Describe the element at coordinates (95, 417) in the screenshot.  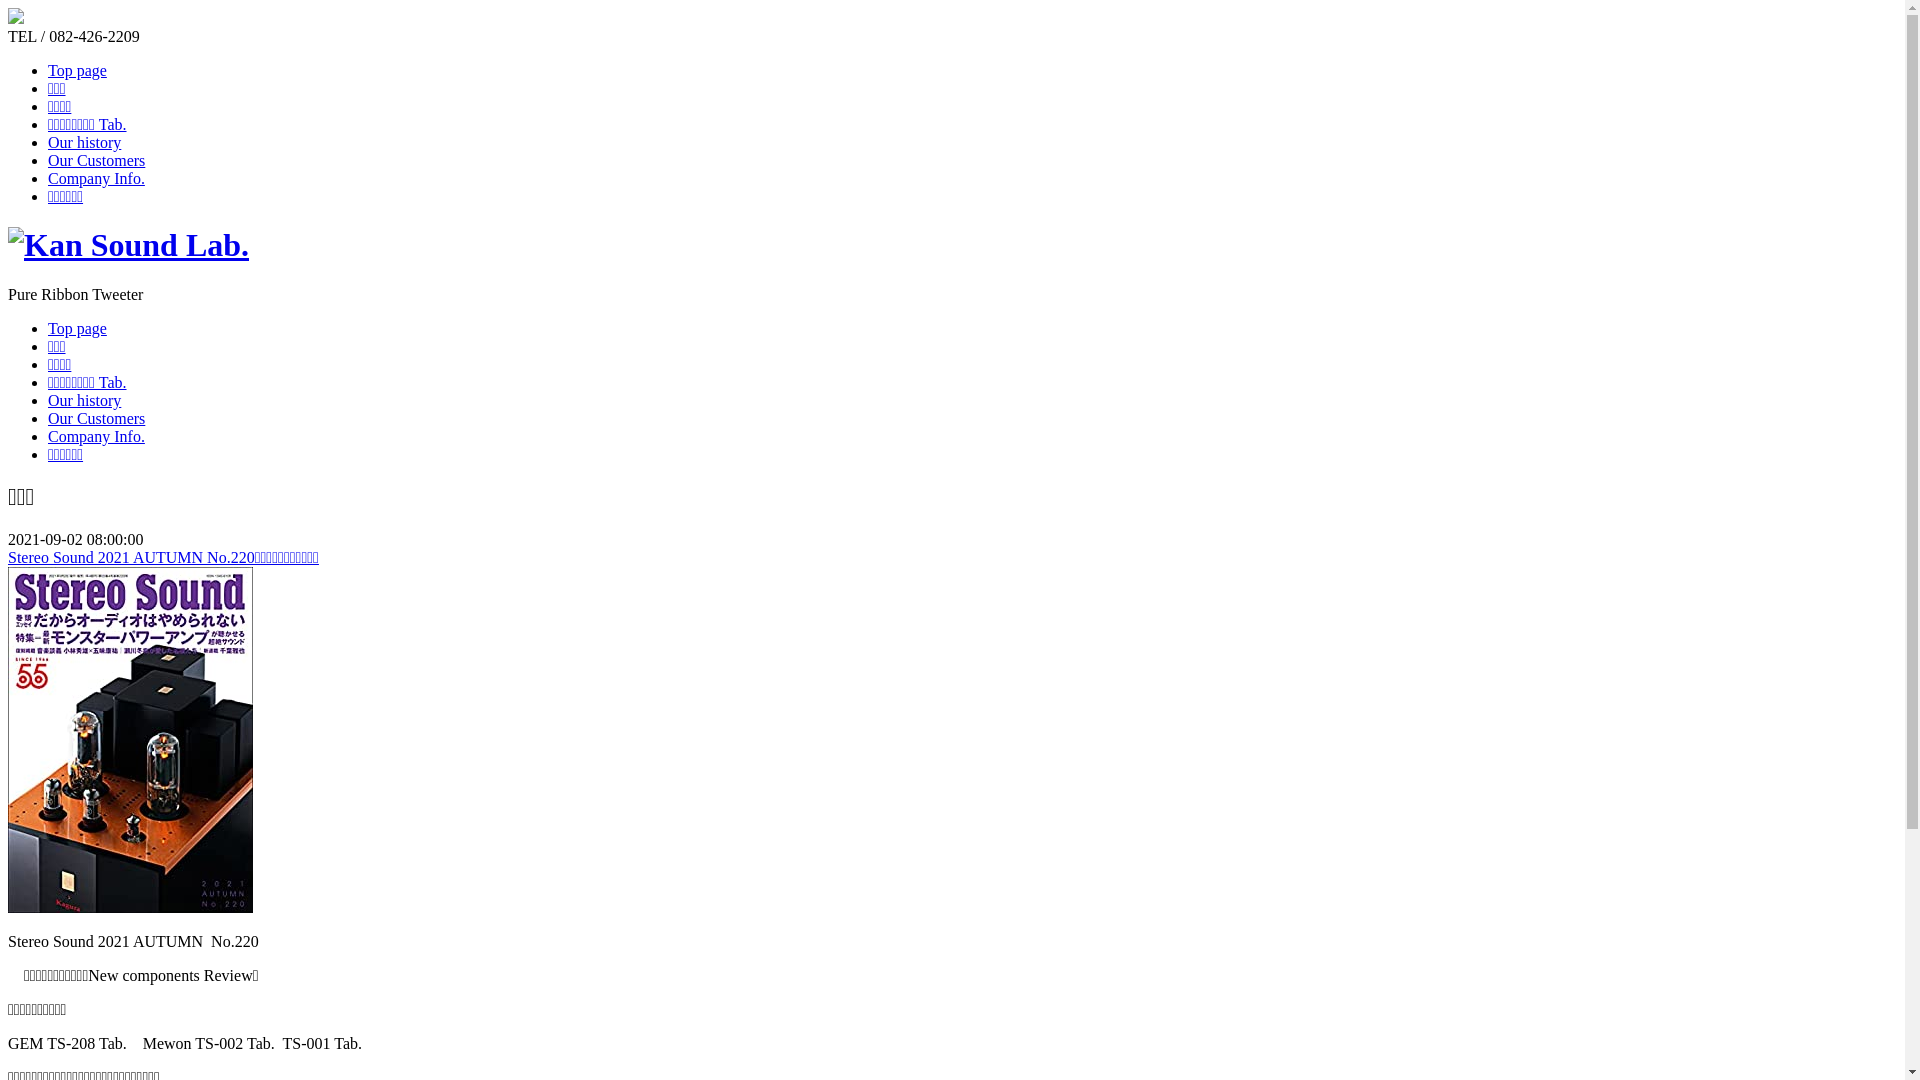
I see `'Our Customers'` at that location.